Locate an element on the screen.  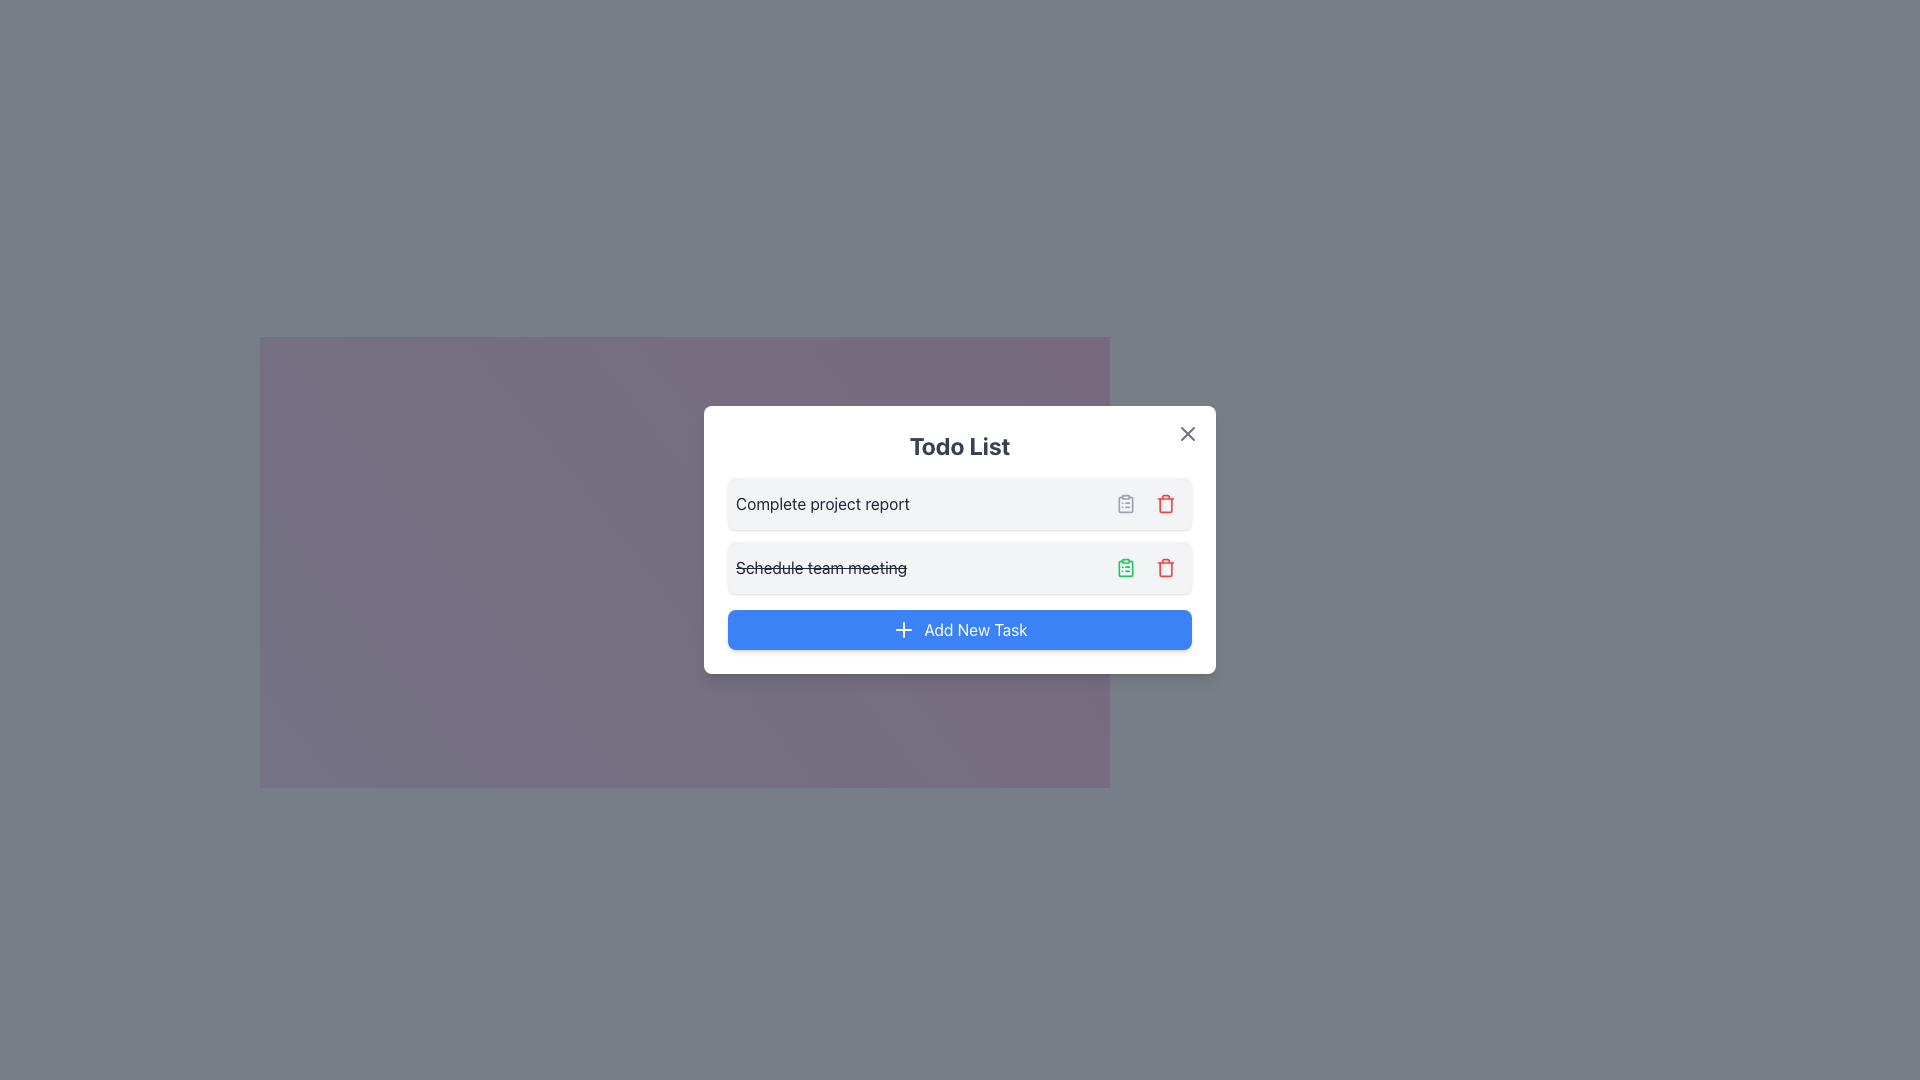
the task icons within the 'Todo List' section of the modal dialog is located at coordinates (960, 535).